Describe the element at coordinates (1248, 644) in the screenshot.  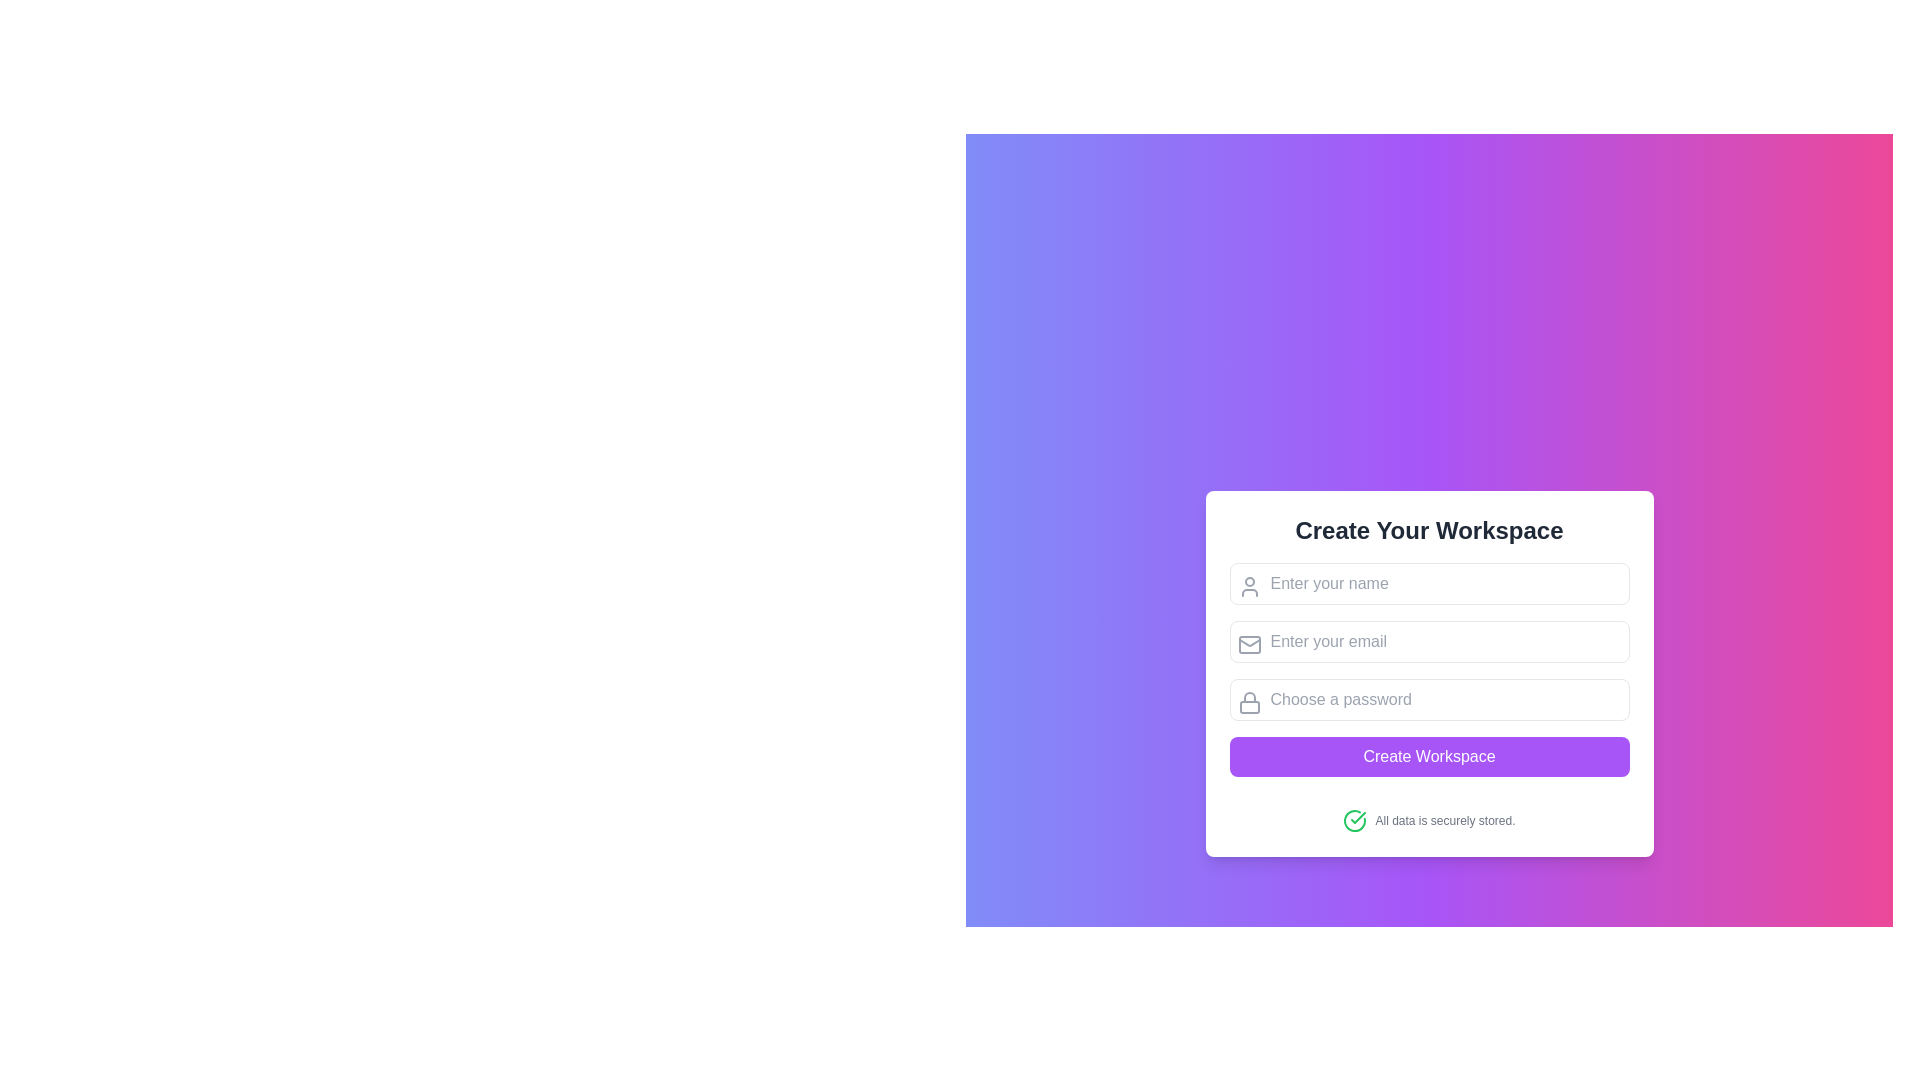
I see `graphical envelope icon component located next to the email input field, which is the second input field from the top within the form` at that location.